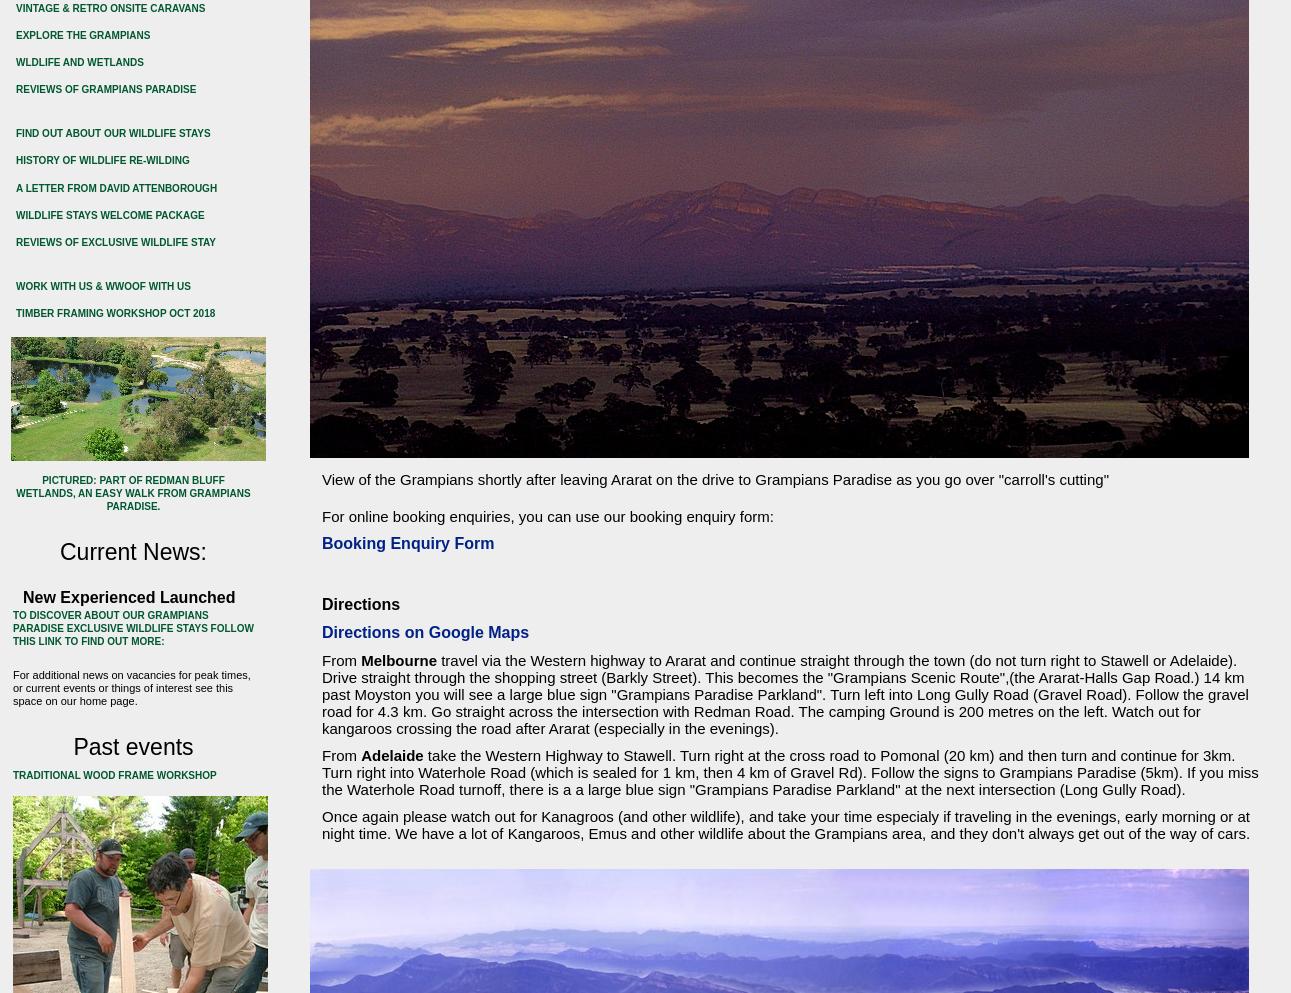 The width and height of the screenshot is (1291, 993). I want to click on 'History of wildlife Re-wilding', so click(15, 159).